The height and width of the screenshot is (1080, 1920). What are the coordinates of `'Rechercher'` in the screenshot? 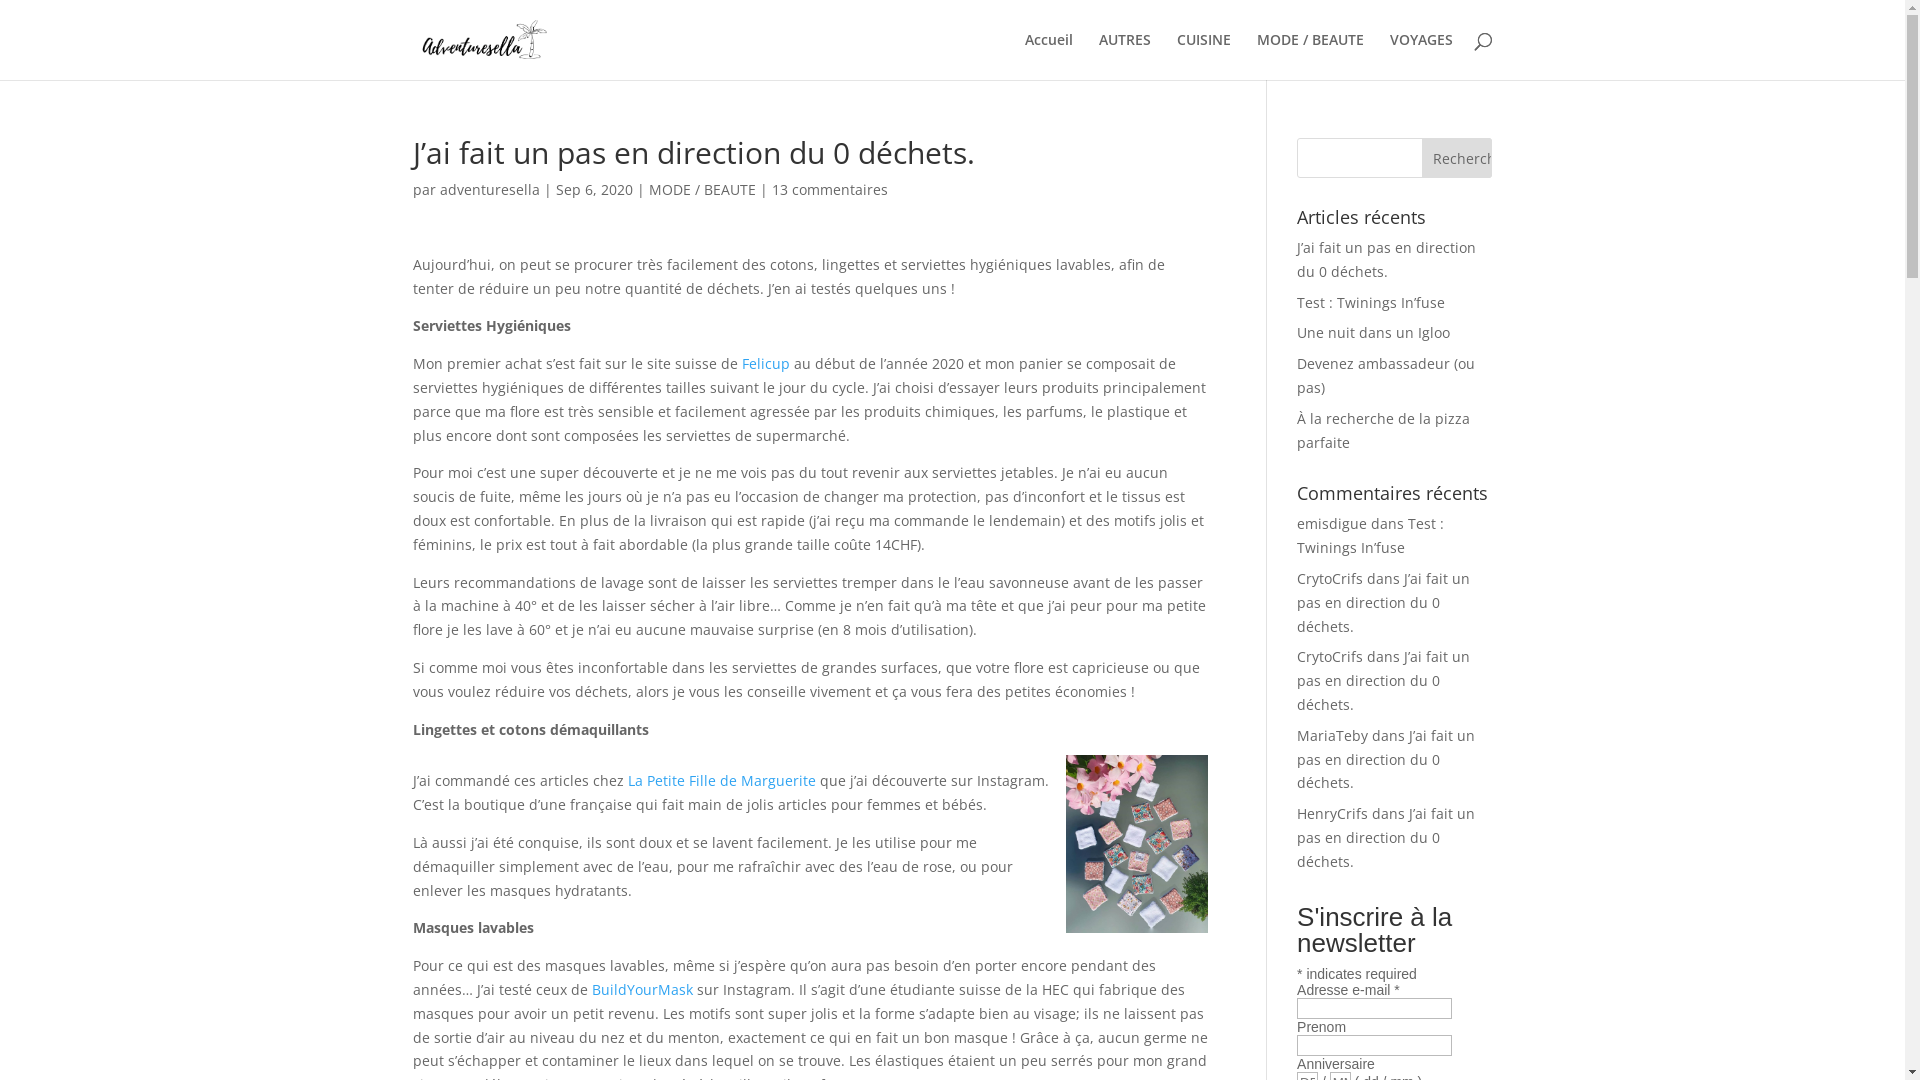 It's located at (1457, 157).